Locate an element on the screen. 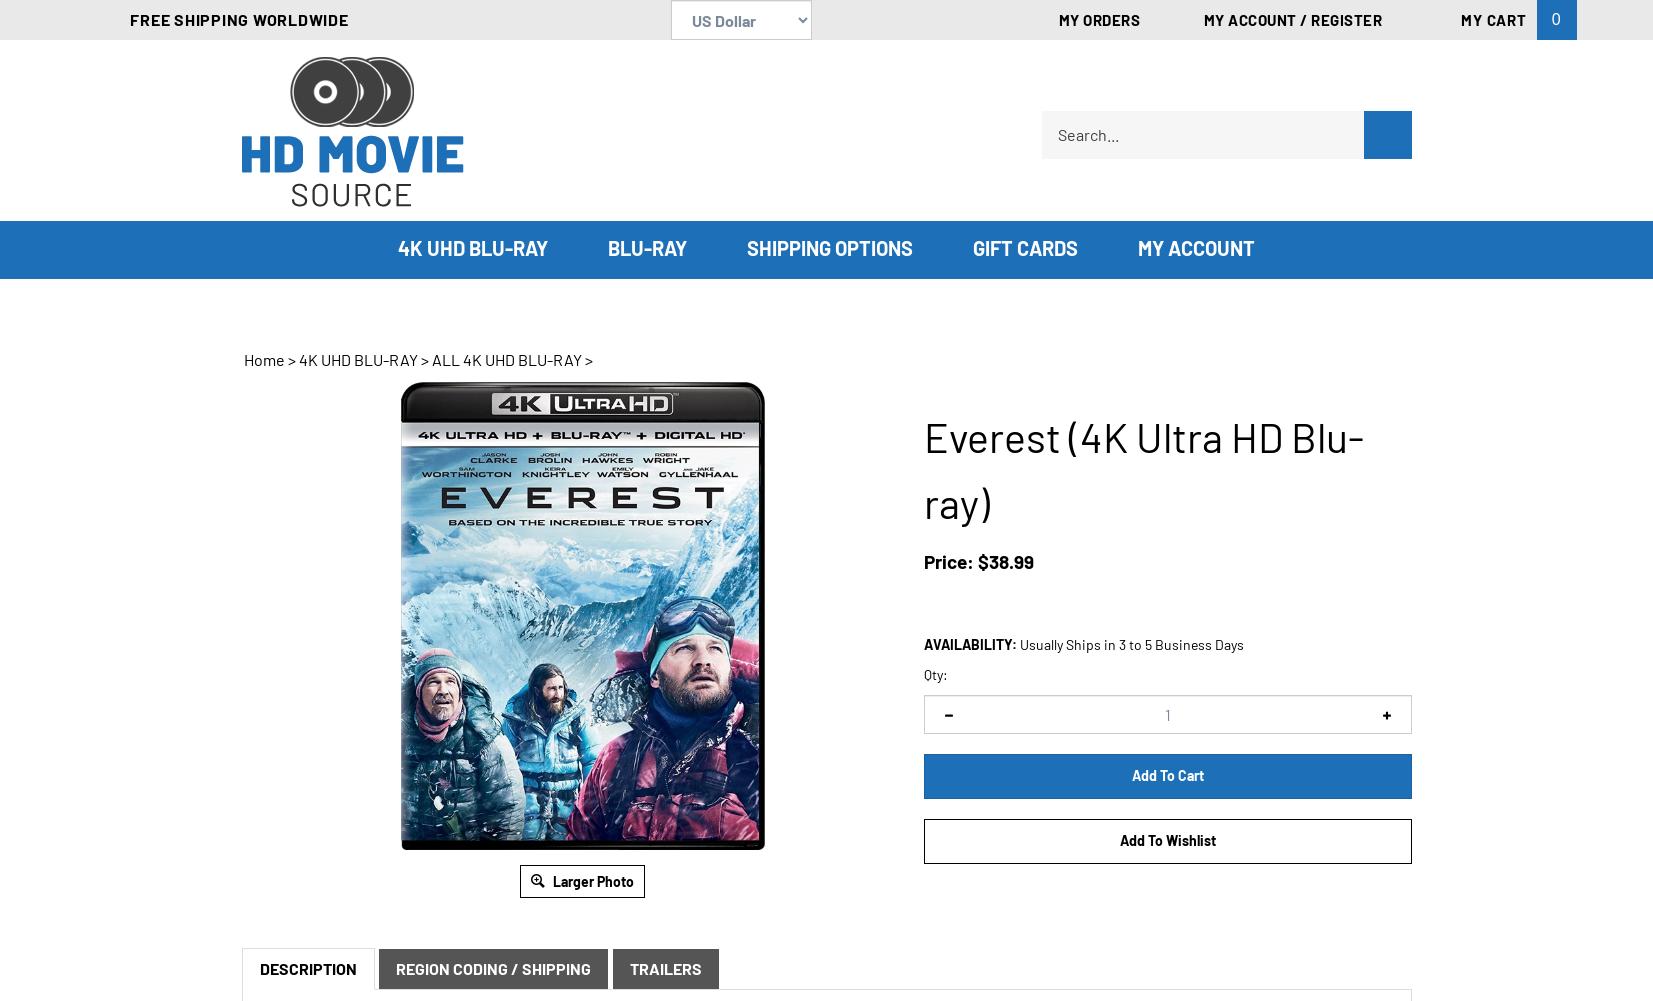 This screenshot has height=1001, width=1653. 'REGION CODING / SHIPPING' is located at coordinates (394, 966).